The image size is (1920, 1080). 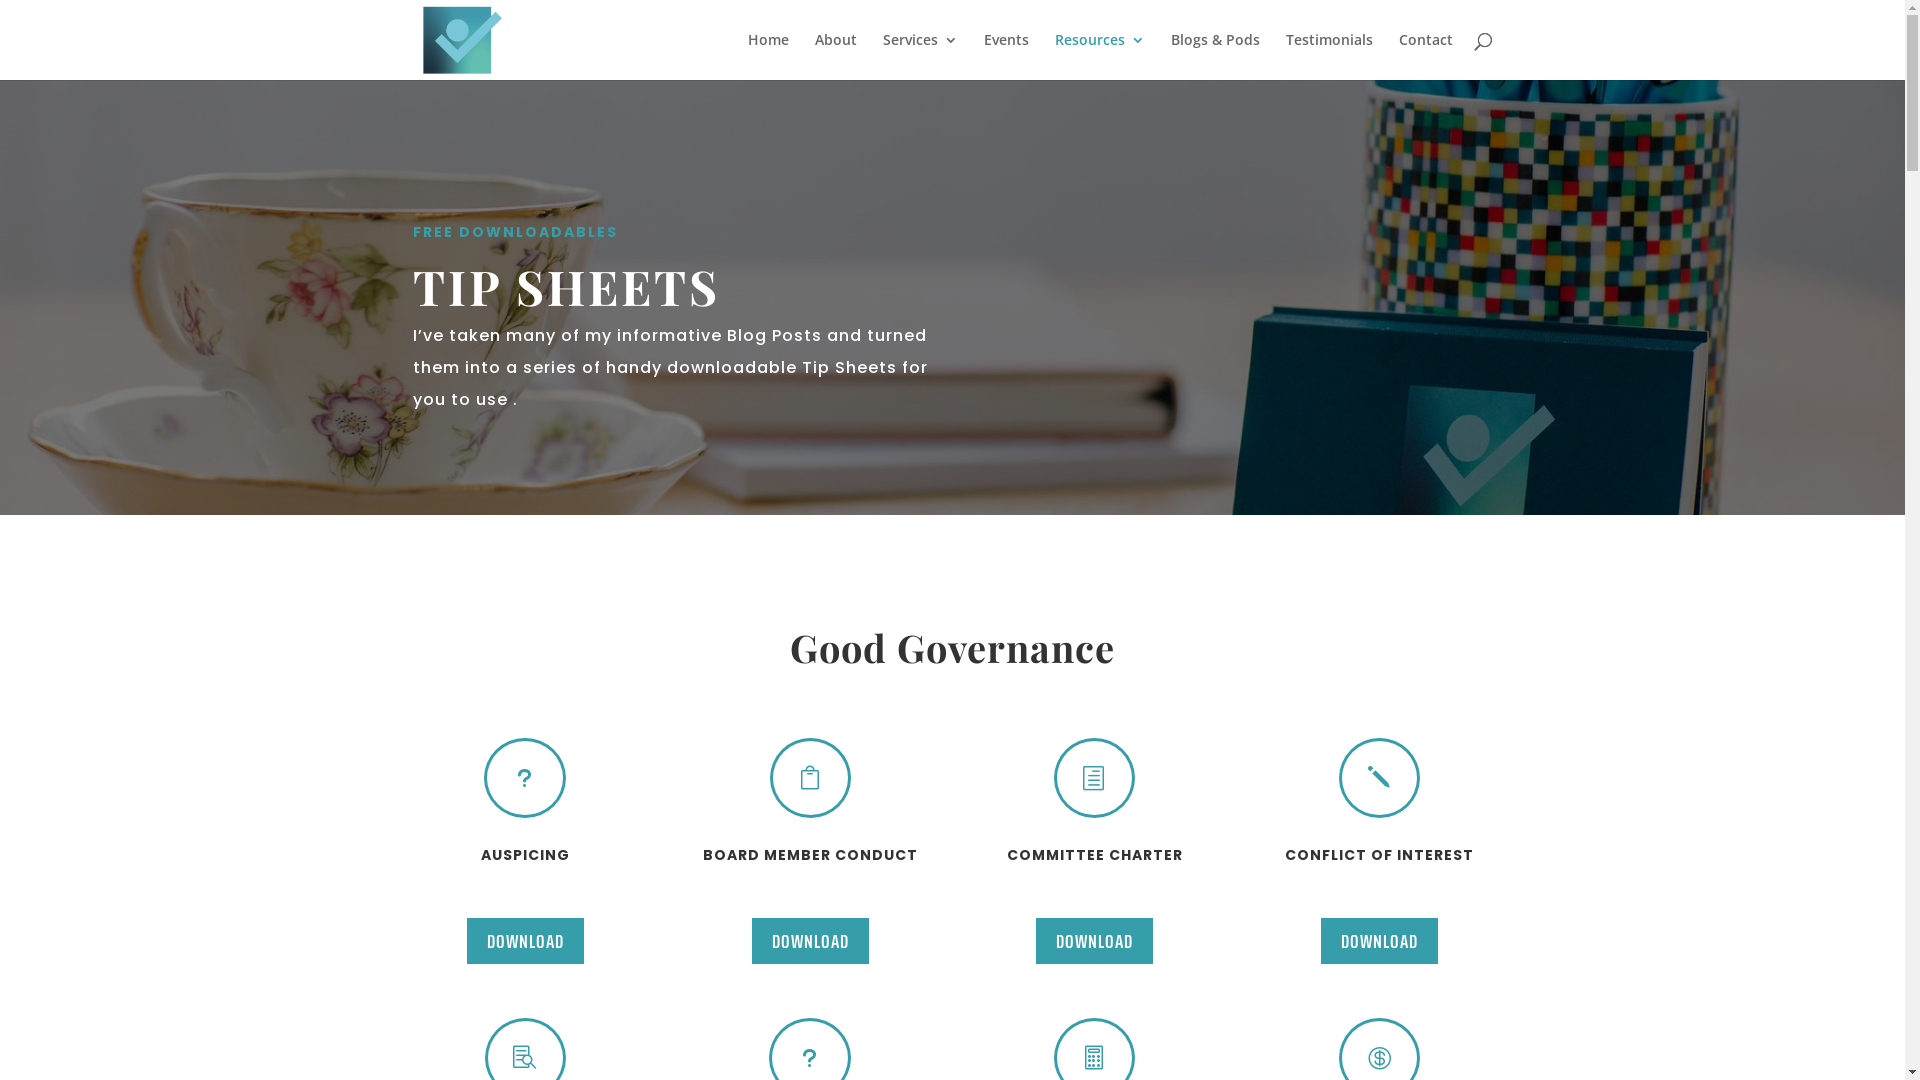 I want to click on 'Home', so click(x=767, y=55).